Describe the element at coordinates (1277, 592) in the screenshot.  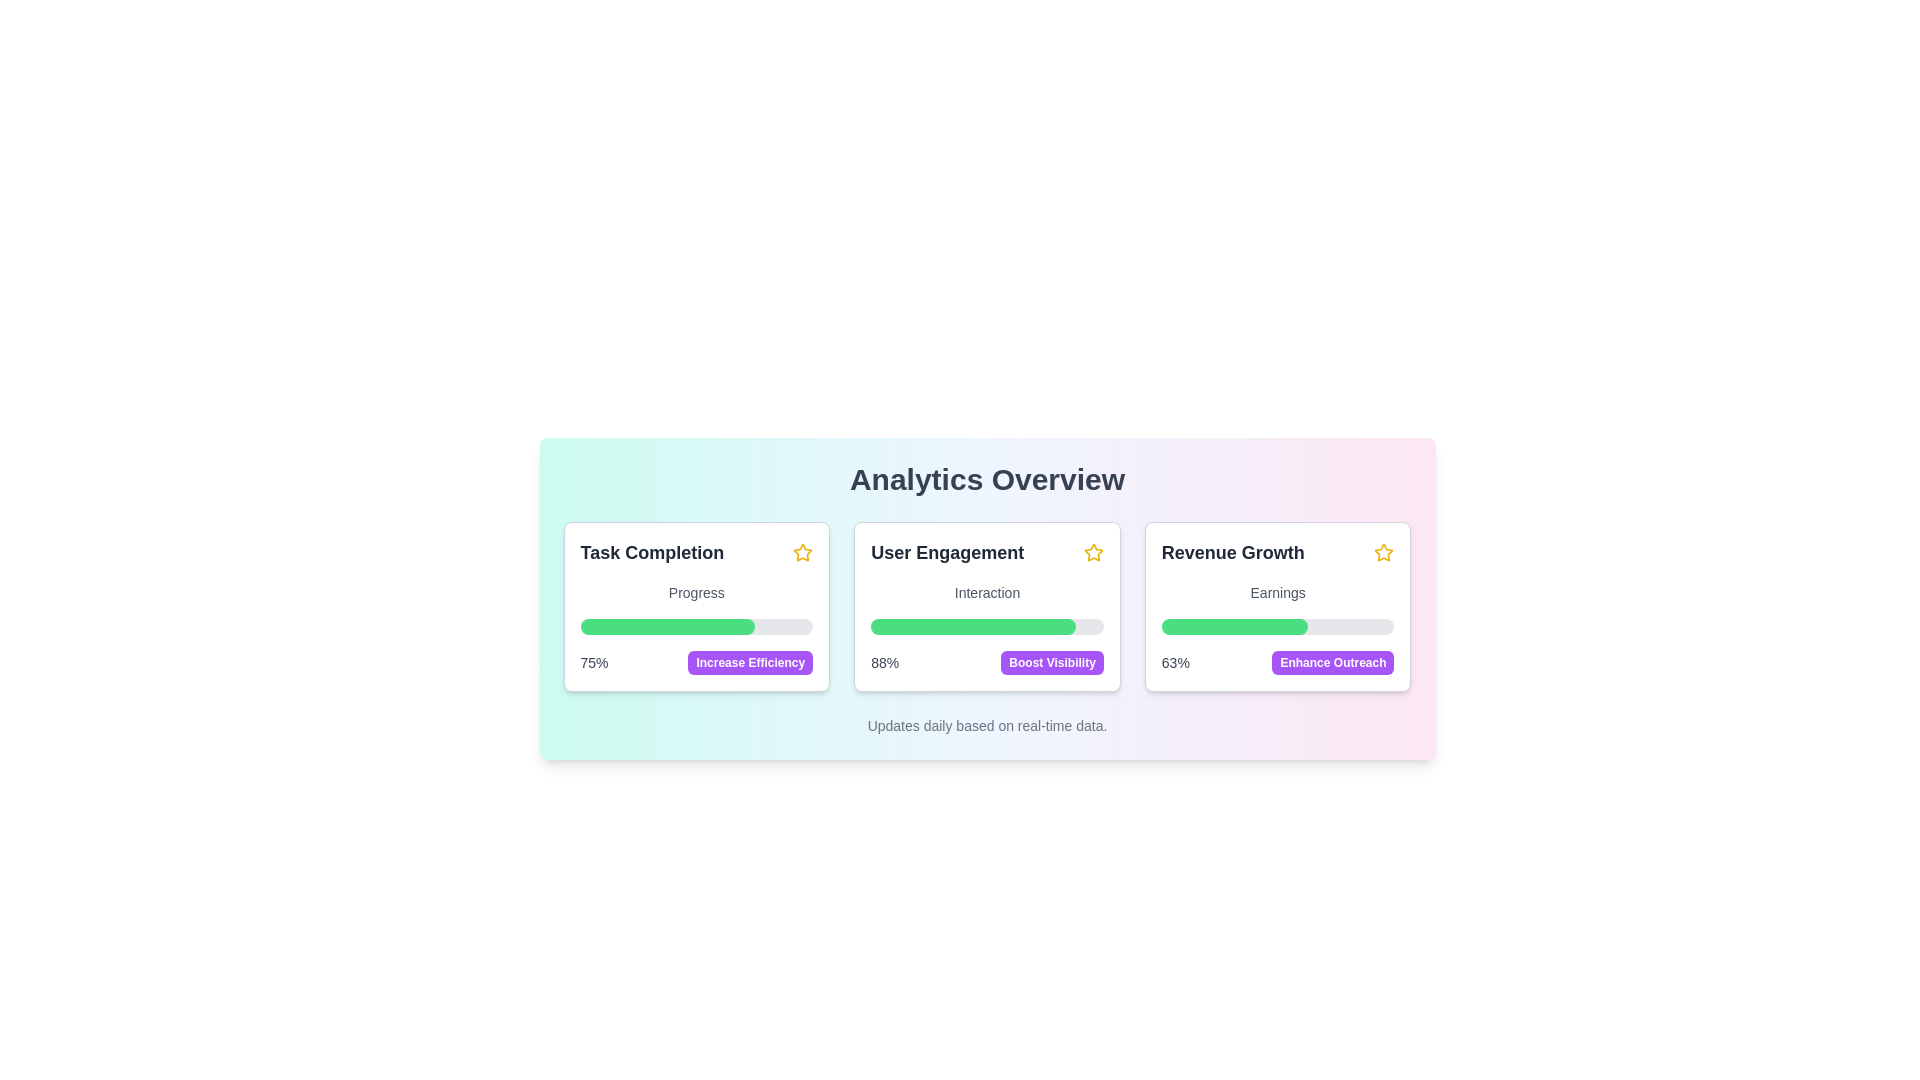
I see `the text label displaying 'Earnings' located within the 'Revenue Growth' card, positioned below the title 'Revenue Growth'` at that location.